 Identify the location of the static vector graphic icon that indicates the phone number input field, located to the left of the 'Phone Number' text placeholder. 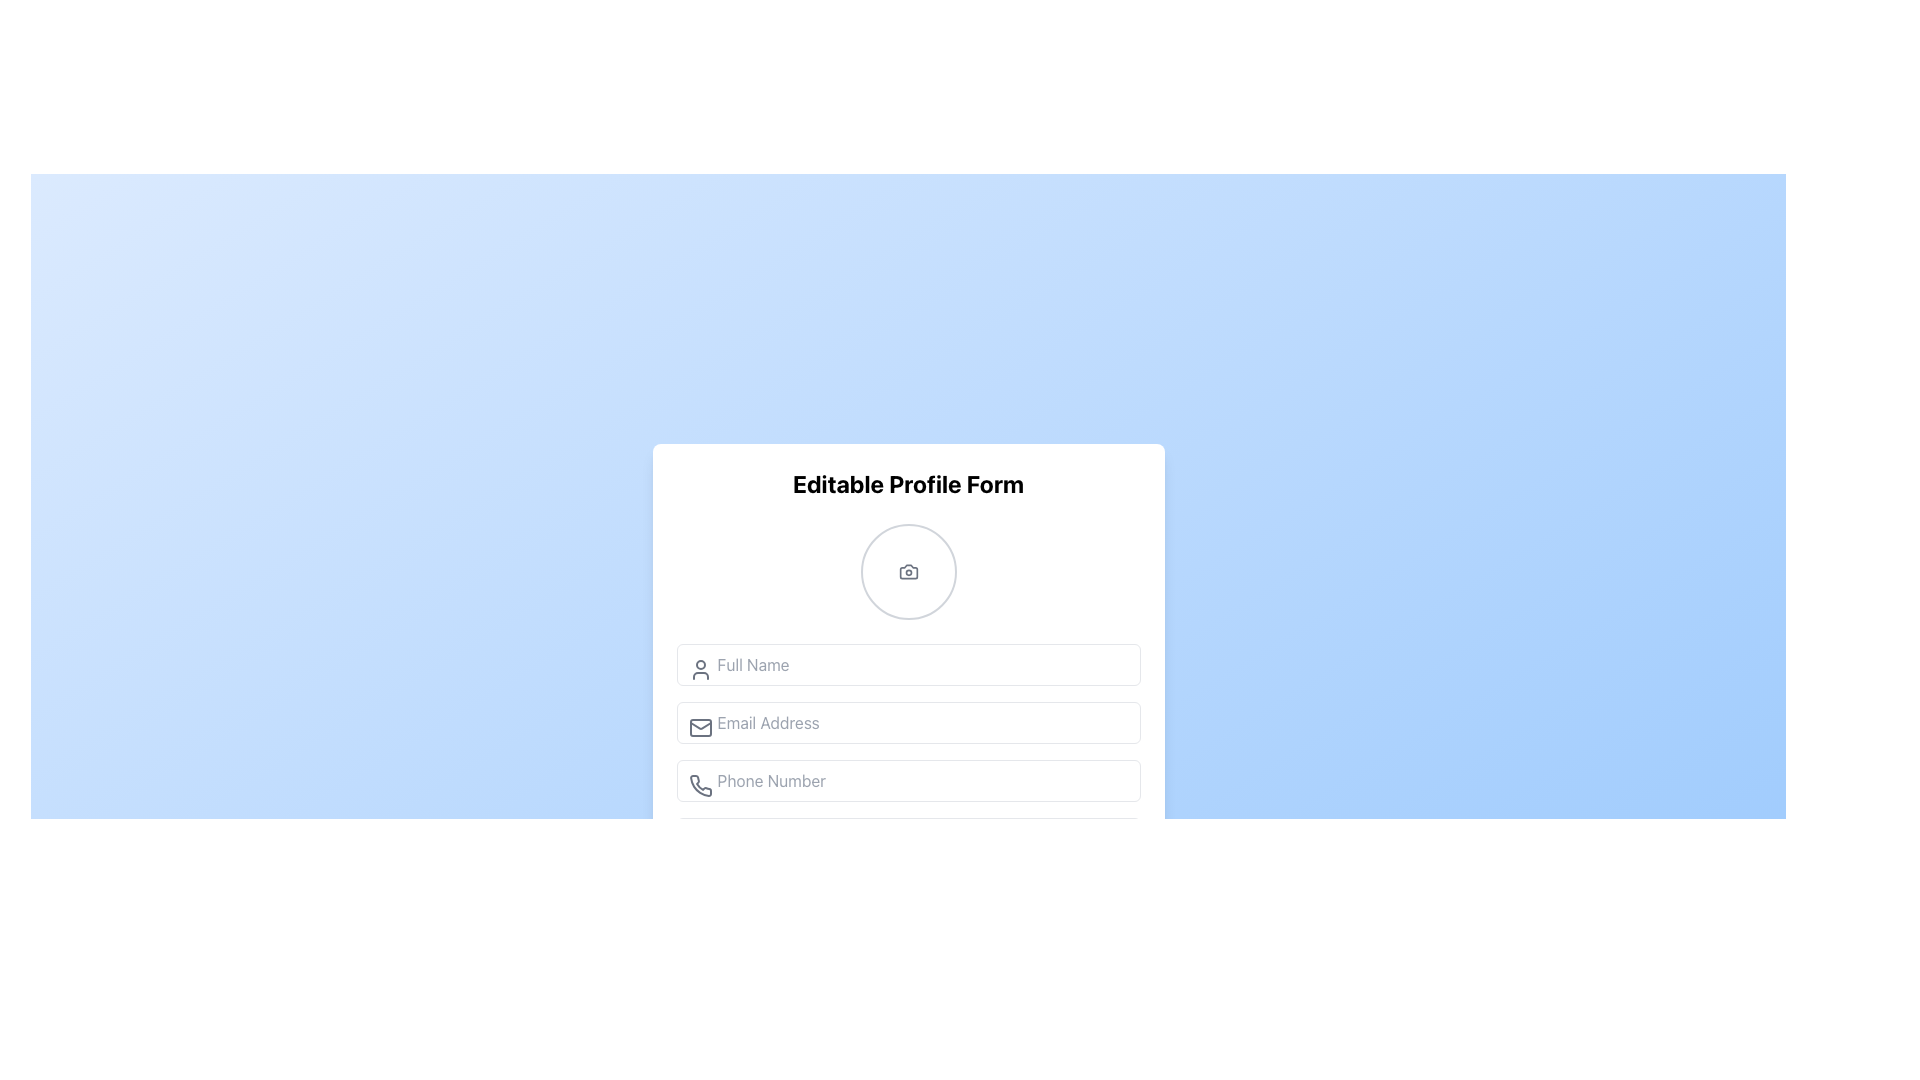
(700, 784).